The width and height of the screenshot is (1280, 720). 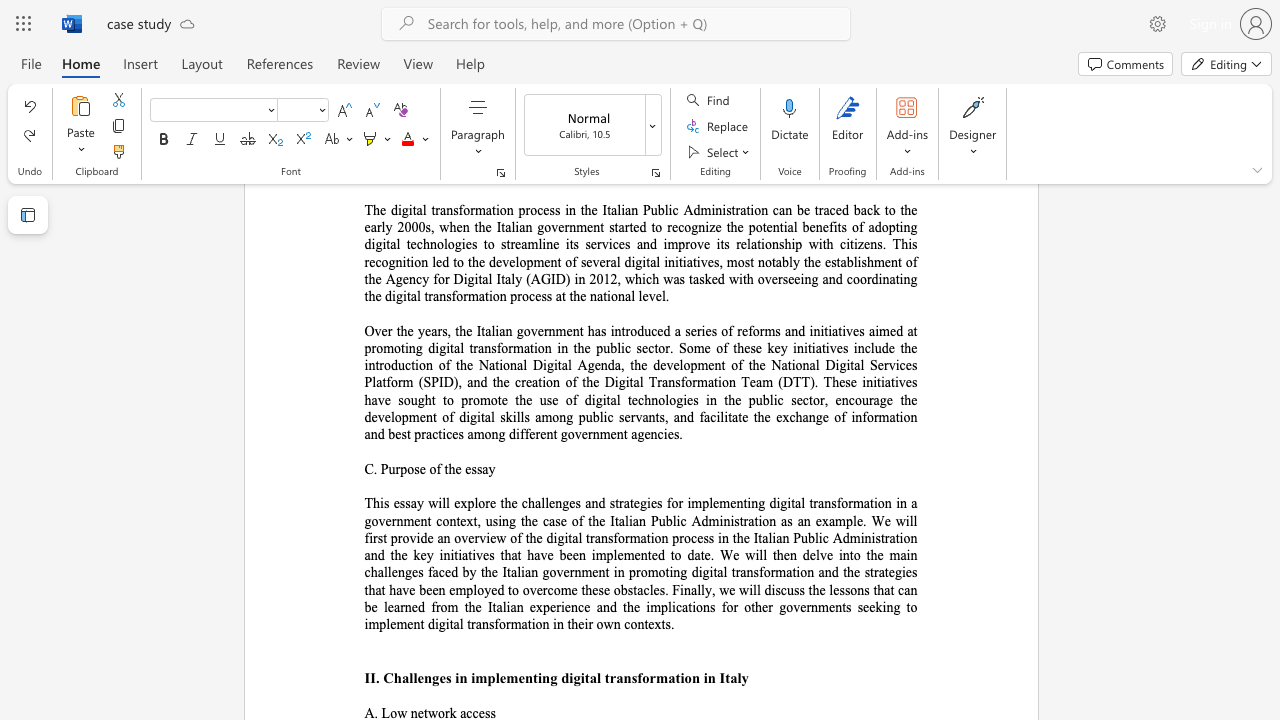 I want to click on the subset text "in" within the text "II. Challenges in implementing digital transformation in Italy", so click(x=703, y=677).